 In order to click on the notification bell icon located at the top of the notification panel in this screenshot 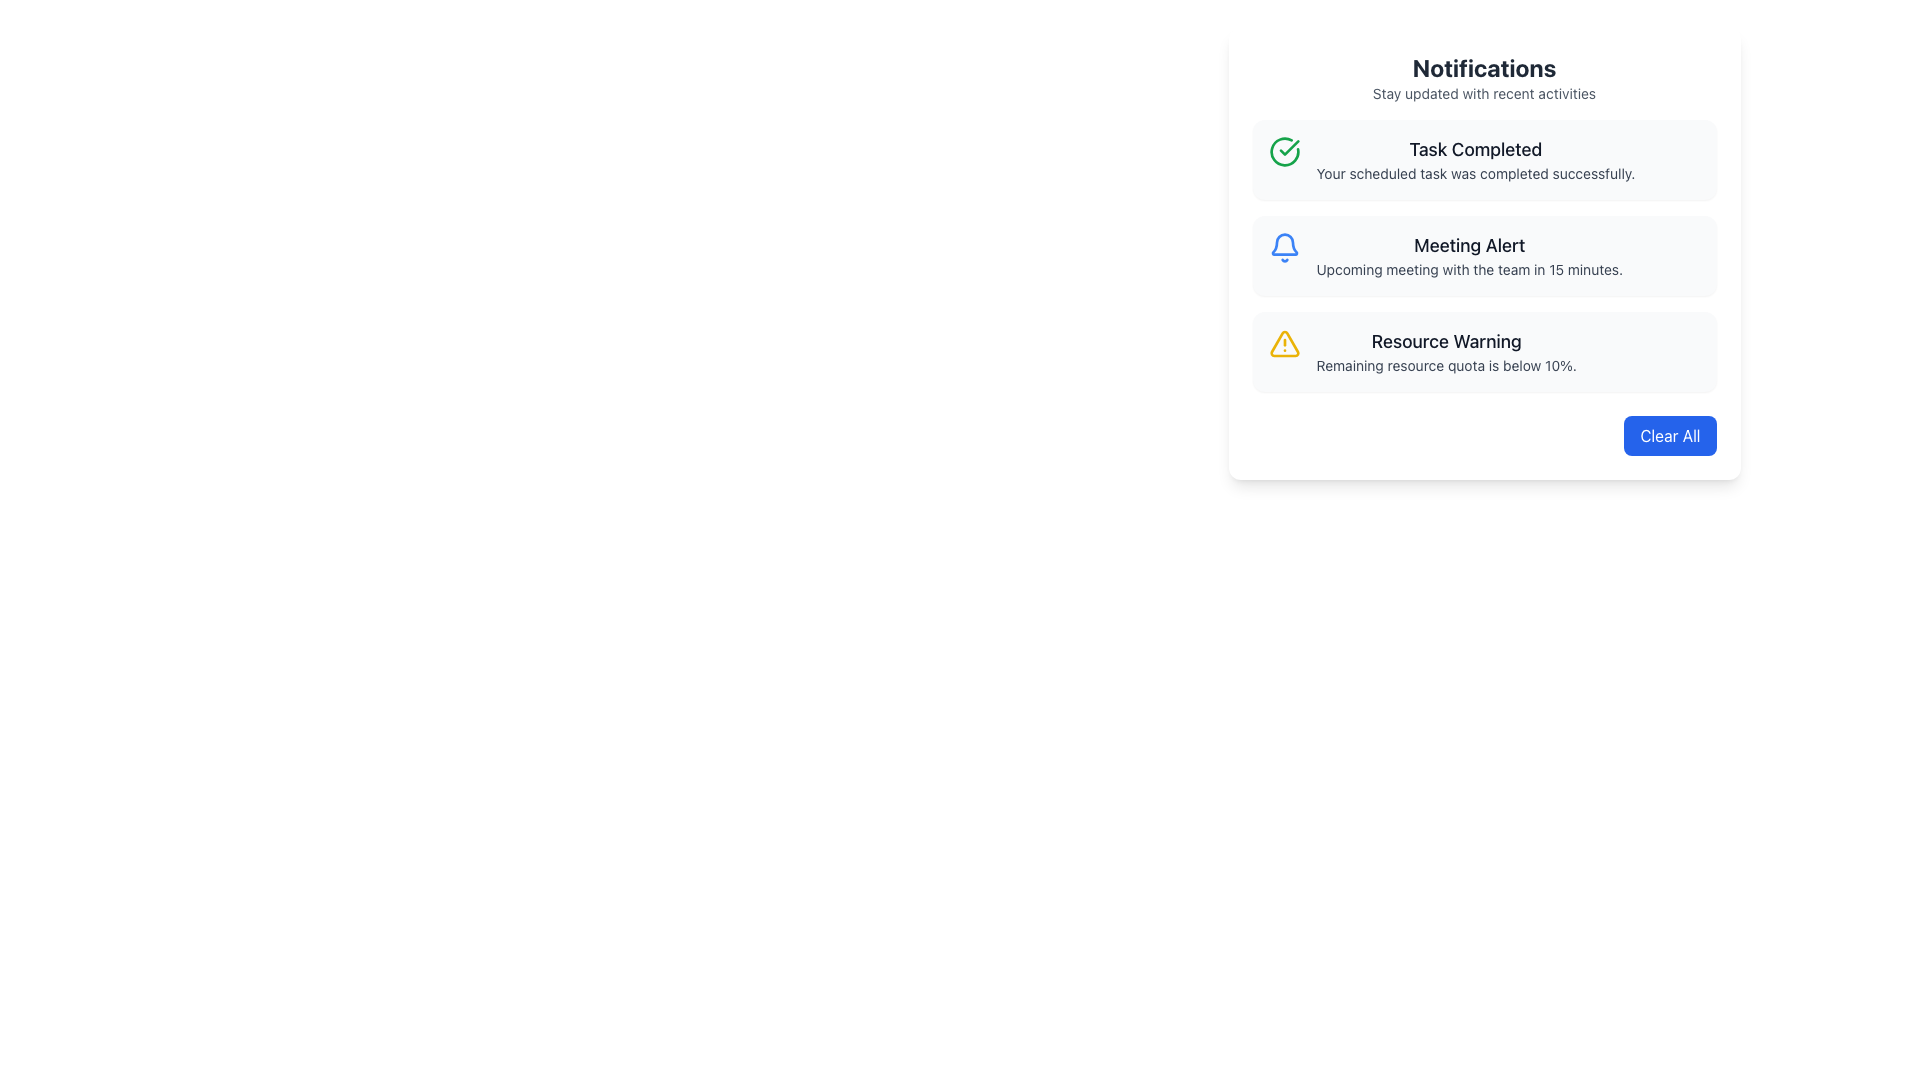, I will do `click(1283, 242)`.